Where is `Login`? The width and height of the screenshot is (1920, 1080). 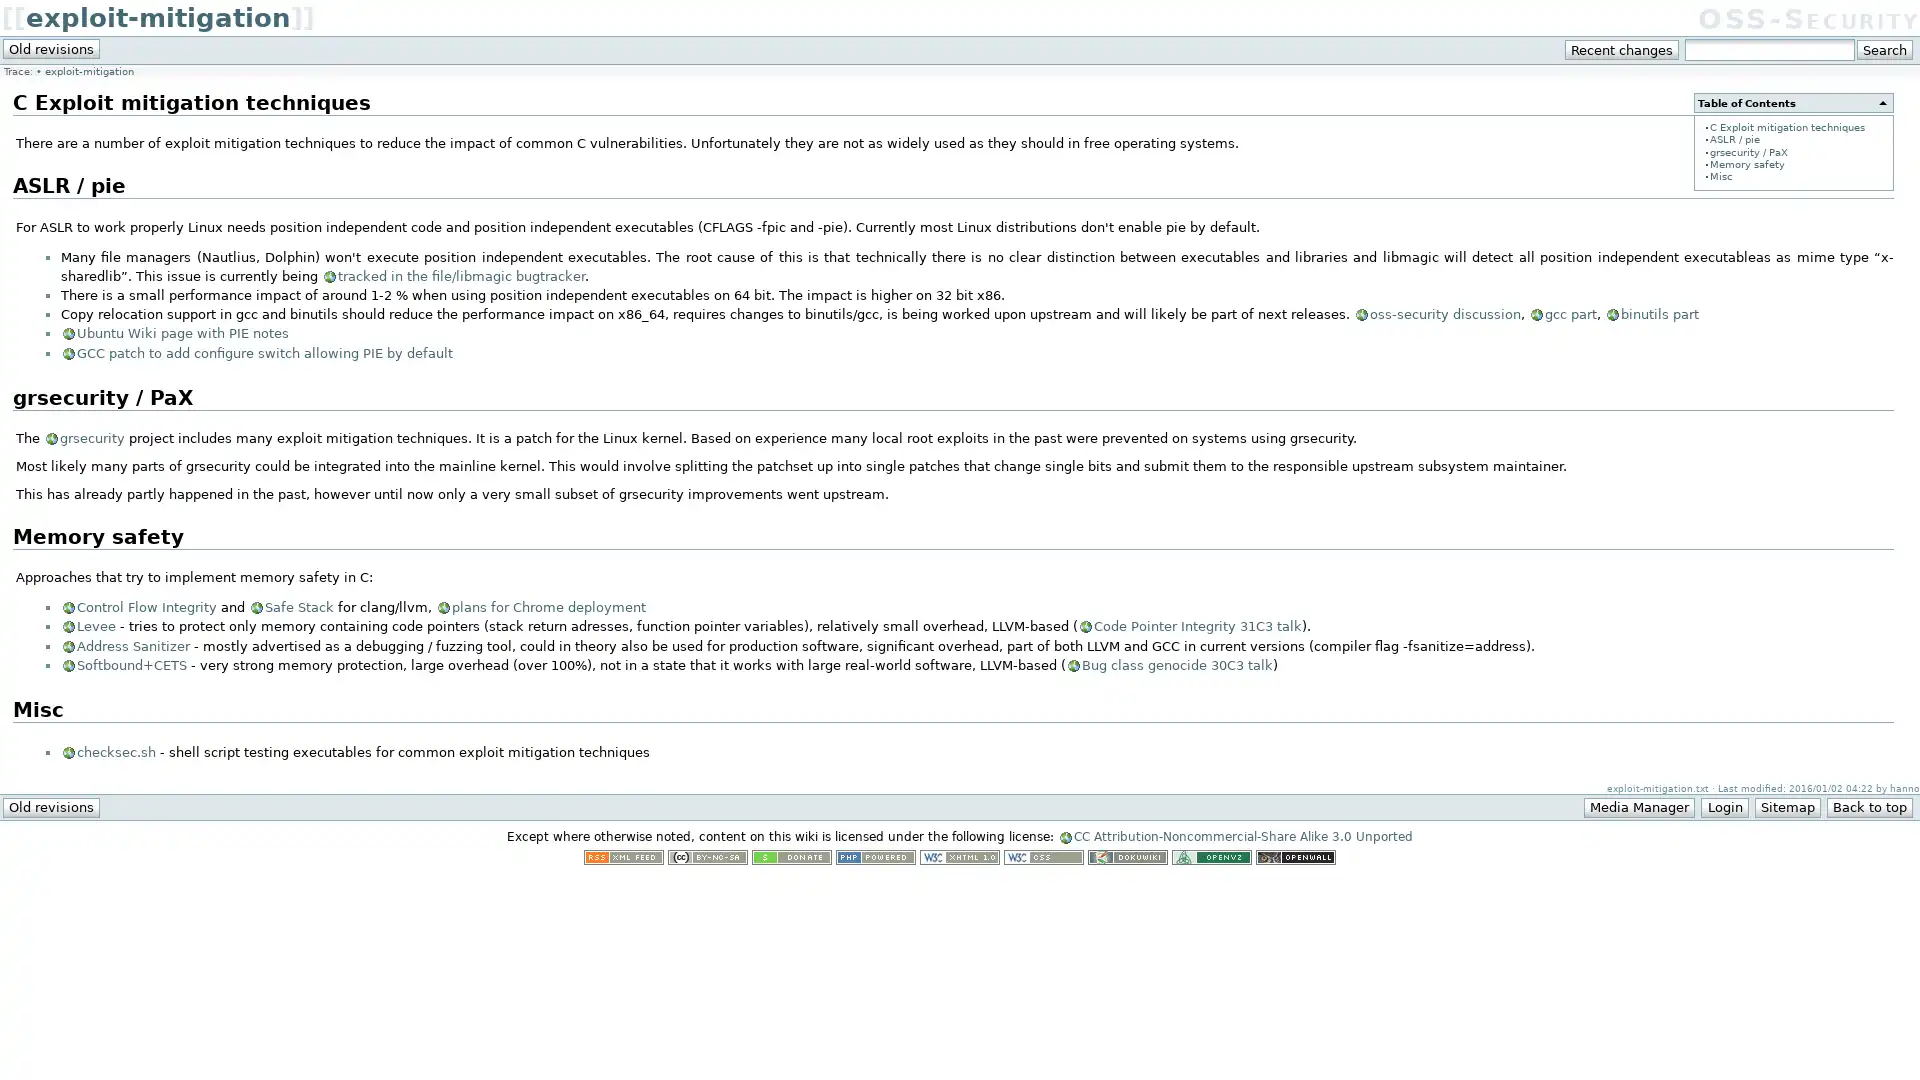 Login is located at coordinates (1723, 805).